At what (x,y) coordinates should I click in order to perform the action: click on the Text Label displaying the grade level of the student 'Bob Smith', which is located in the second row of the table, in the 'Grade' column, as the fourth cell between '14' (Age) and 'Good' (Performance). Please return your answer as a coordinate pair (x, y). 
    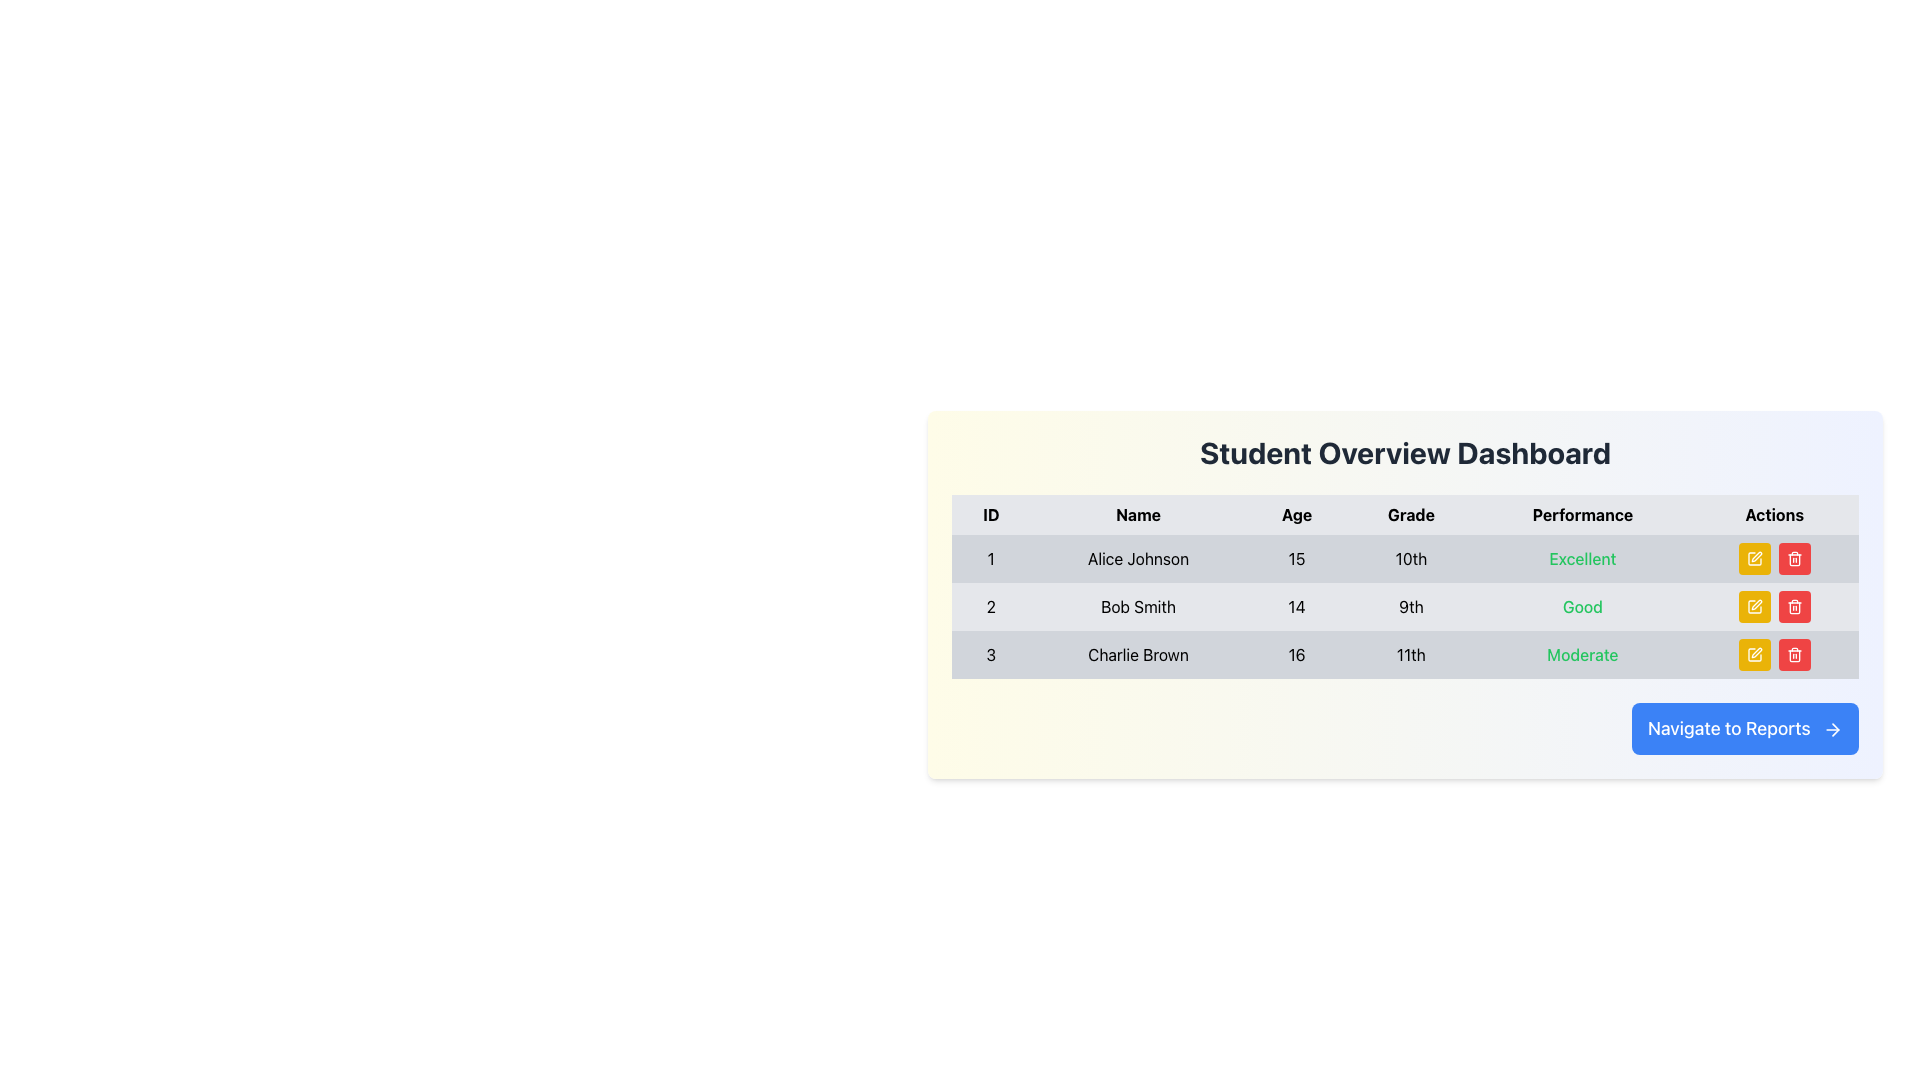
    Looking at the image, I should click on (1410, 605).